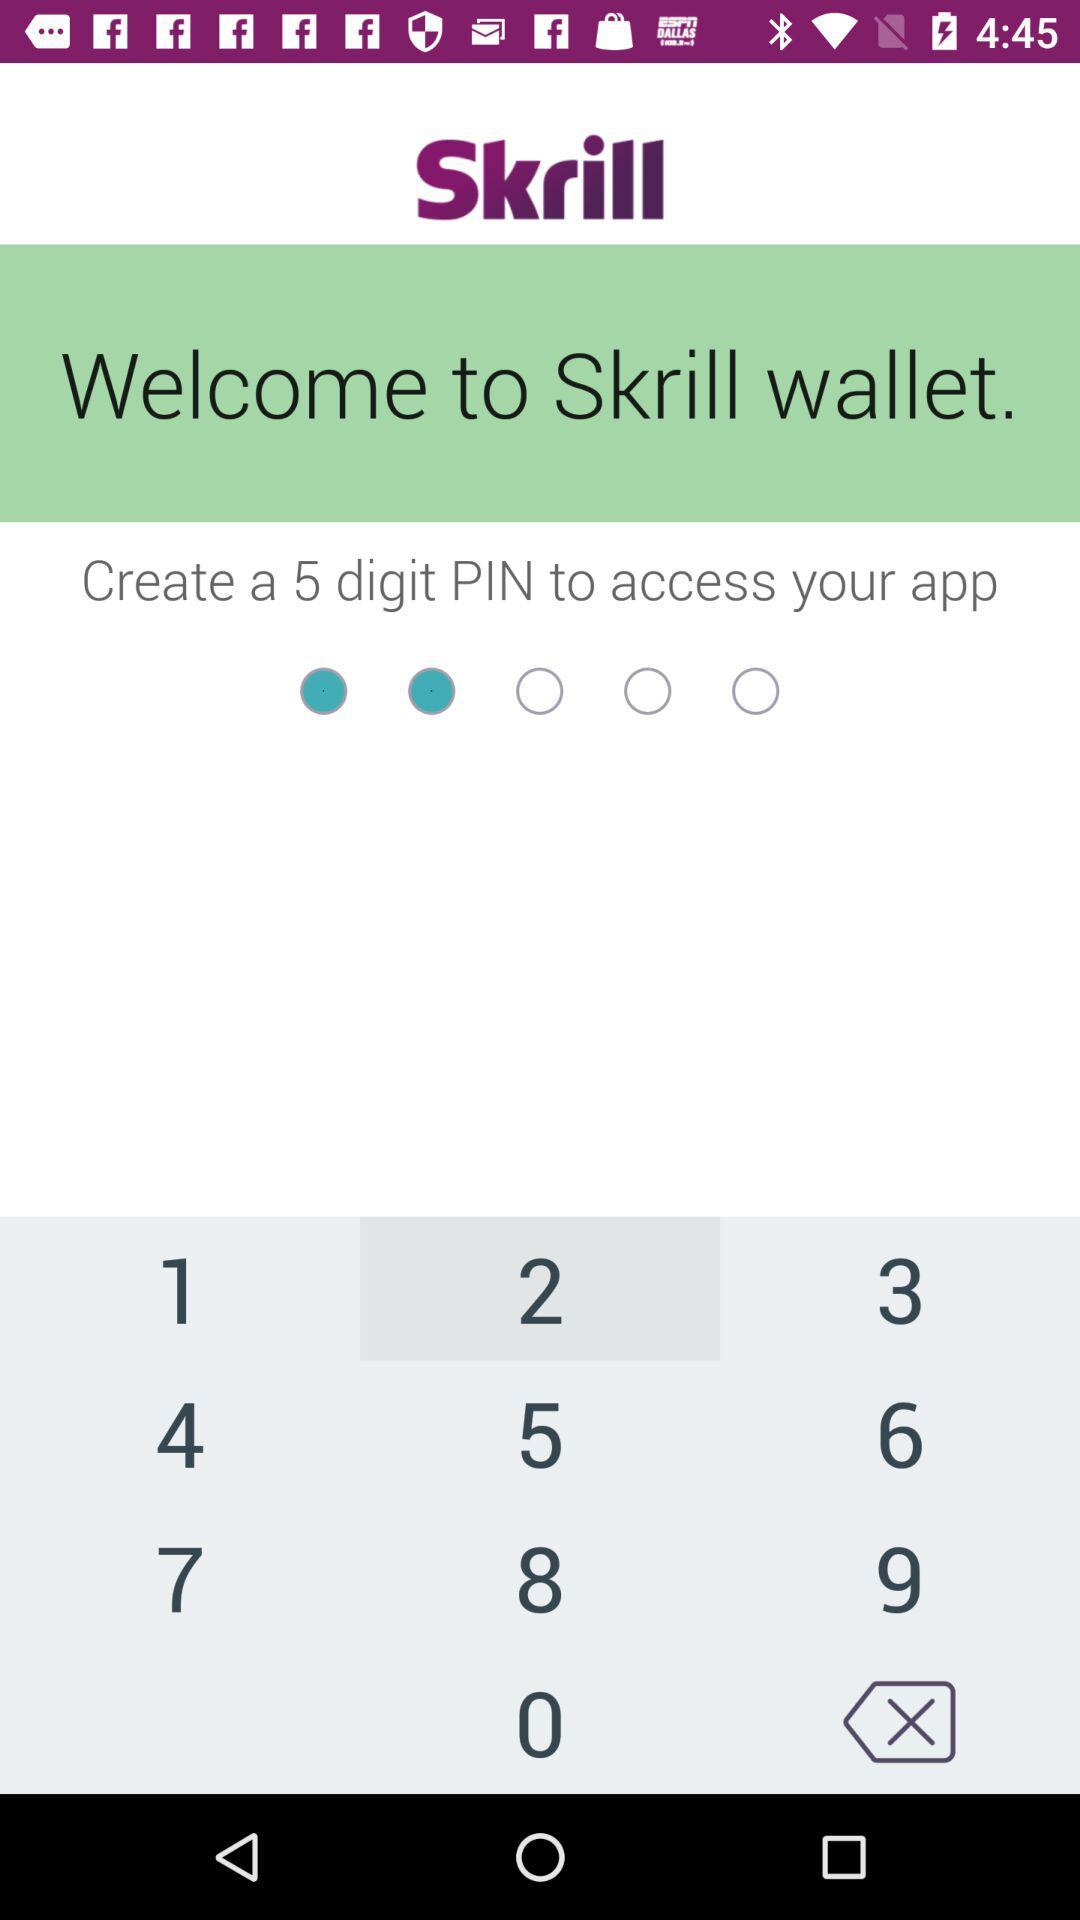  What do you see at coordinates (898, 1431) in the screenshot?
I see `item below the 2 item` at bounding box center [898, 1431].